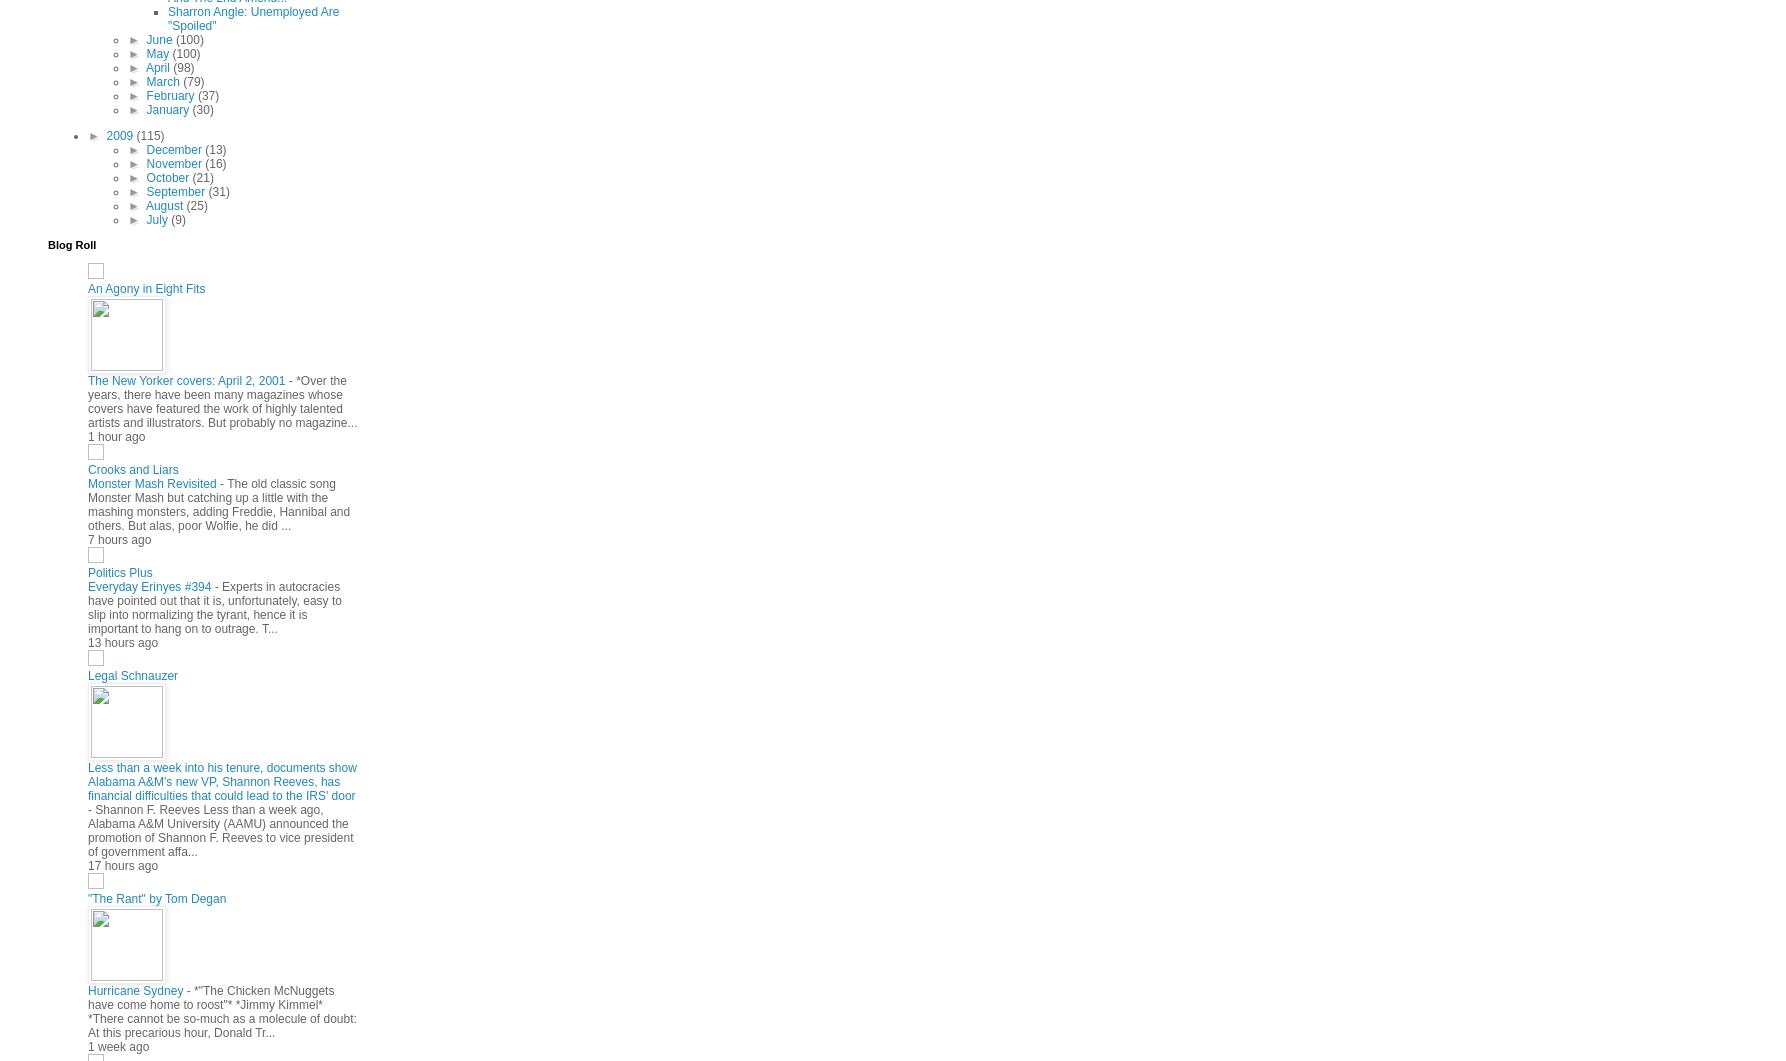  I want to click on 'July', so click(157, 217).